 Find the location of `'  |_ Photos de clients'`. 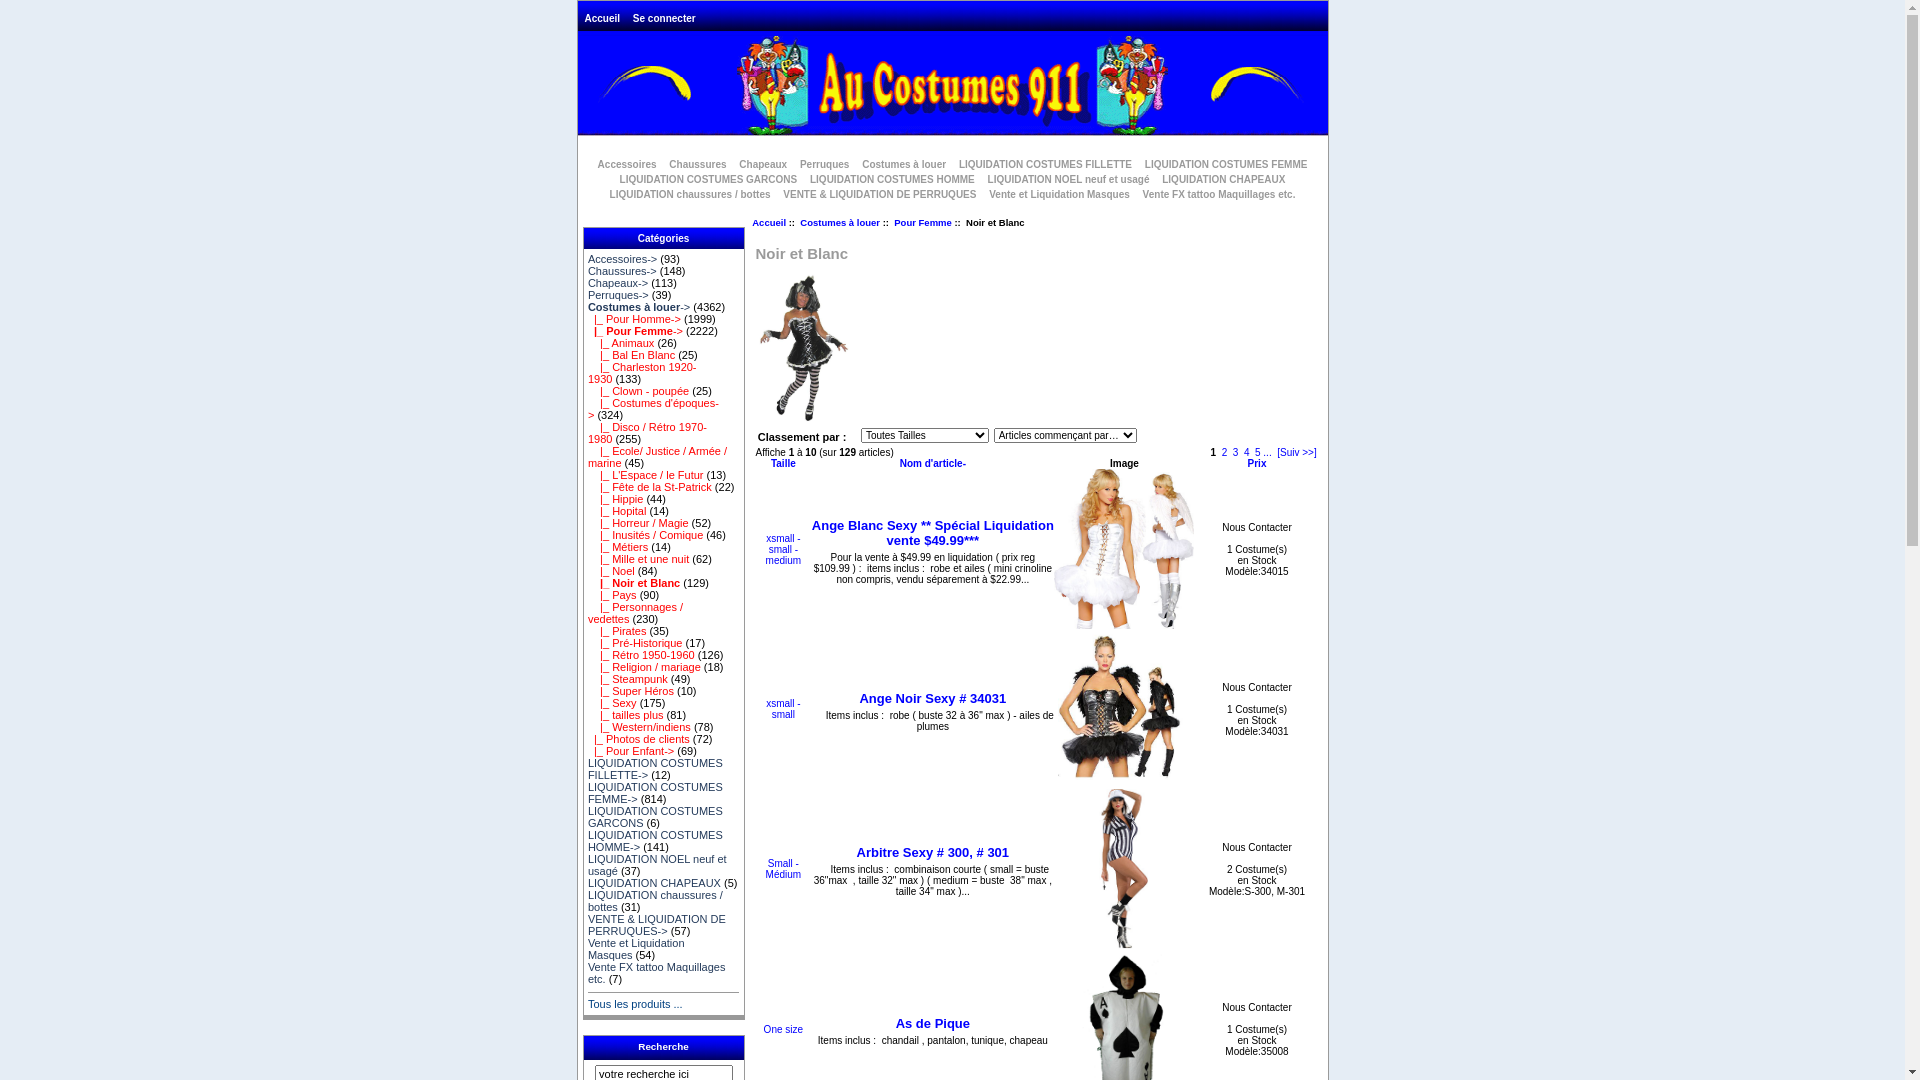

'  |_ Photos de clients' is located at coordinates (637, 739).